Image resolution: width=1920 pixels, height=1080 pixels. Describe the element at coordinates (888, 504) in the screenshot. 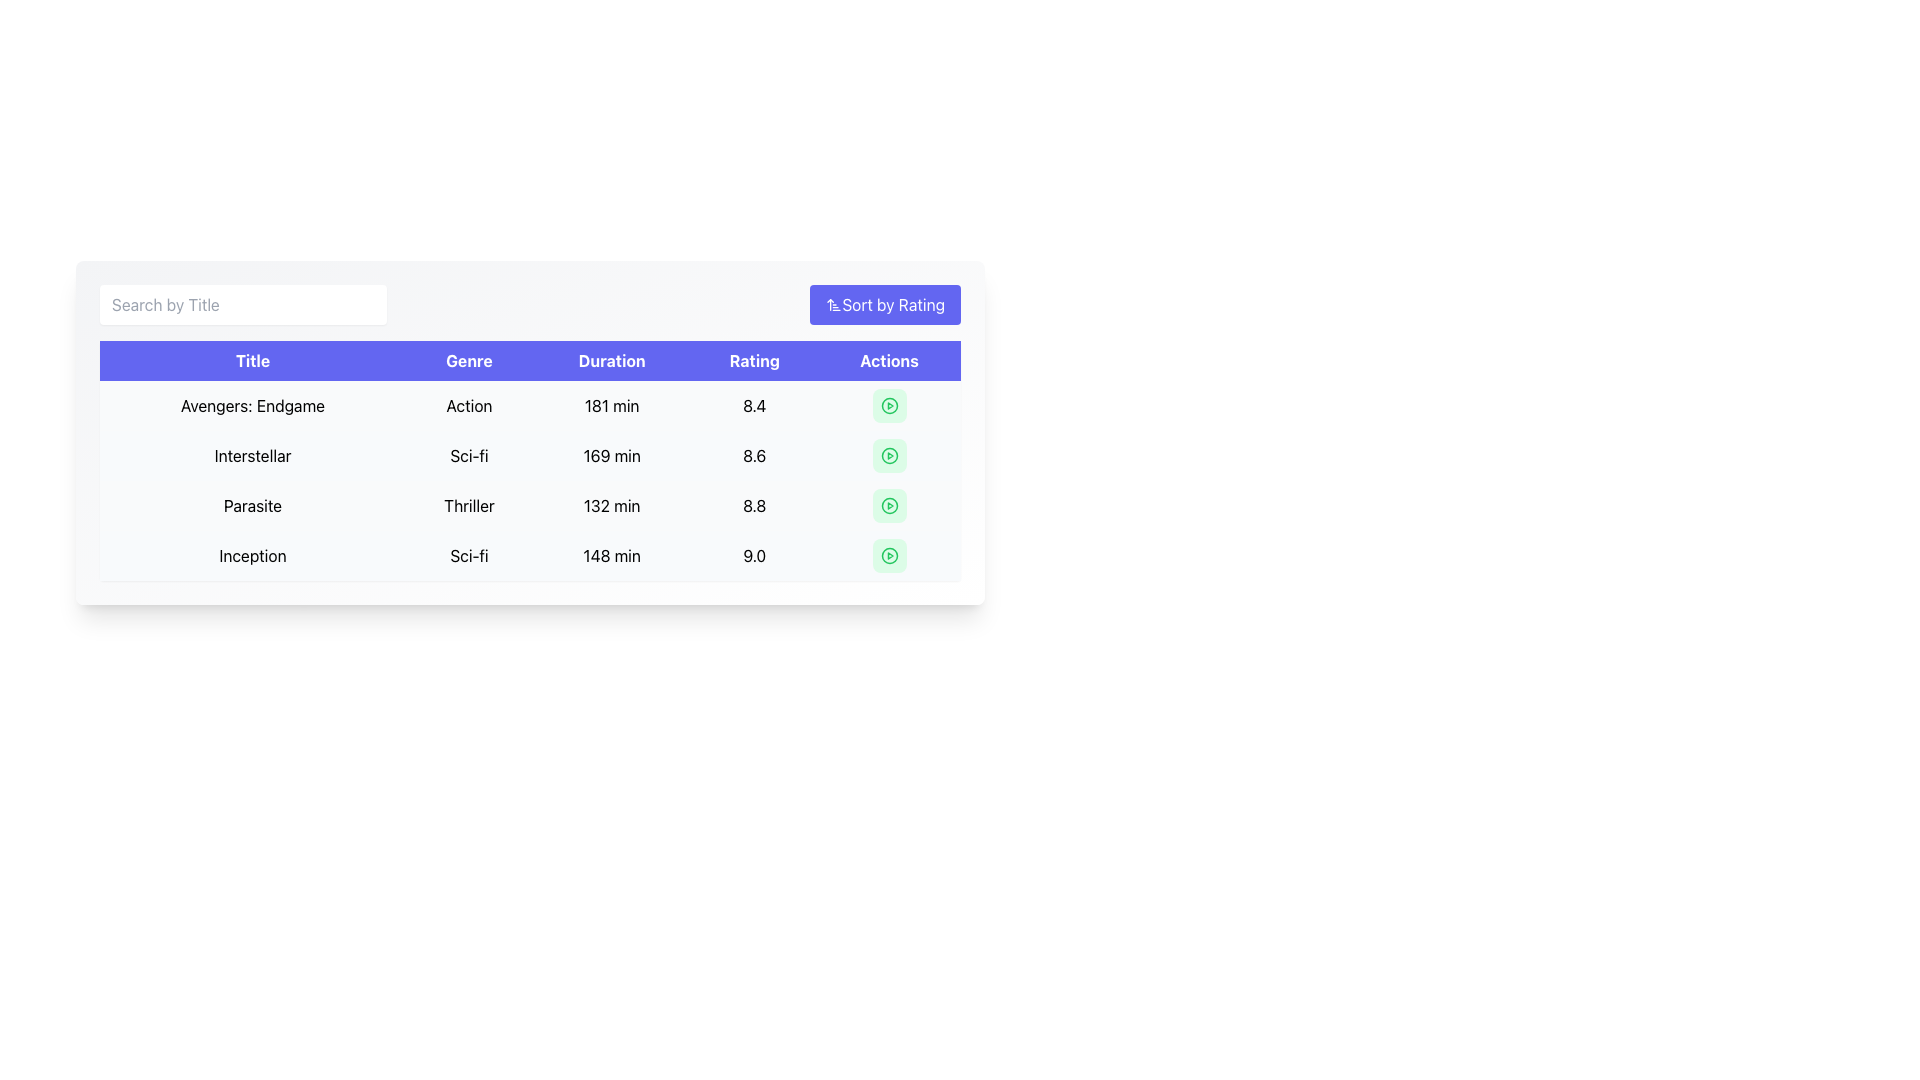

I see `the circular green-bordered button with a play symbol located in the fourth row and fifth column of the movie 'Parasite' actions tab to initiate action` at that location.